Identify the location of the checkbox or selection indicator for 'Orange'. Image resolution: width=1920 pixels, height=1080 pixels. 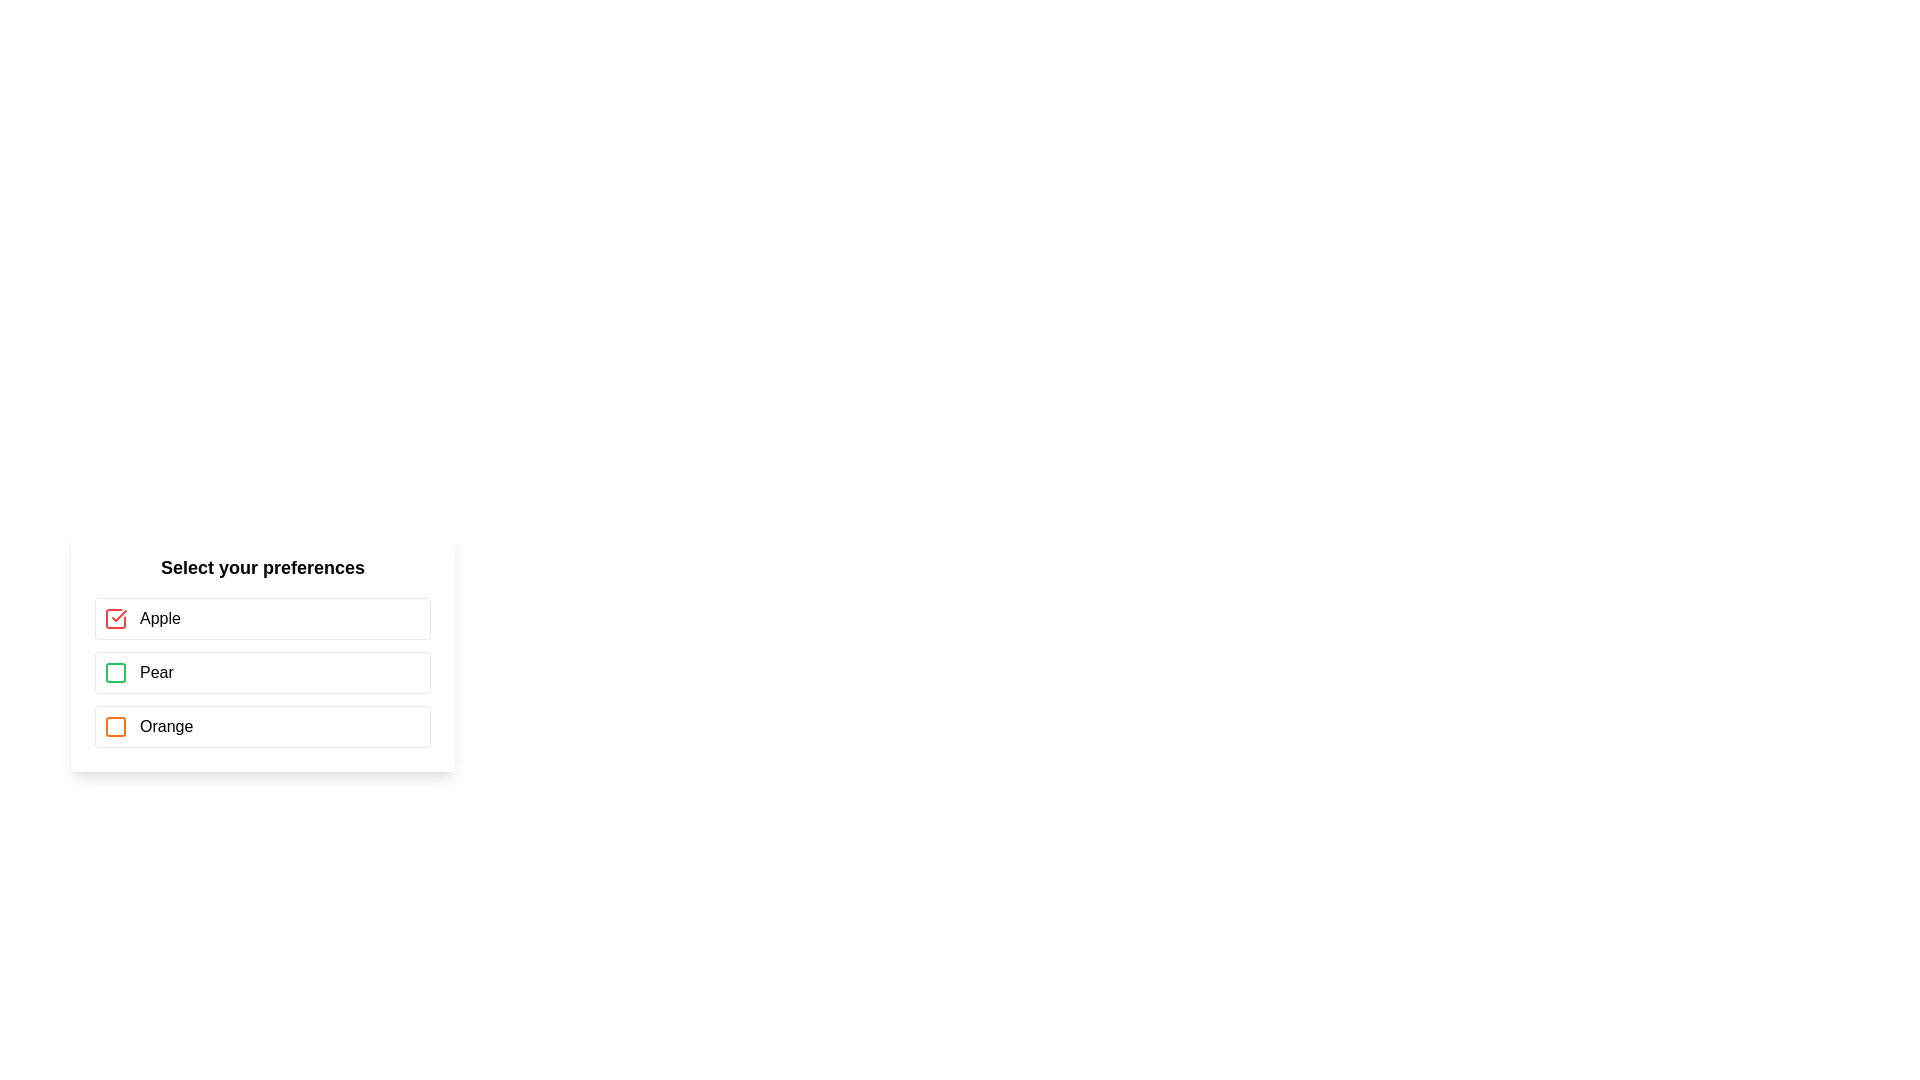
(114, 726).